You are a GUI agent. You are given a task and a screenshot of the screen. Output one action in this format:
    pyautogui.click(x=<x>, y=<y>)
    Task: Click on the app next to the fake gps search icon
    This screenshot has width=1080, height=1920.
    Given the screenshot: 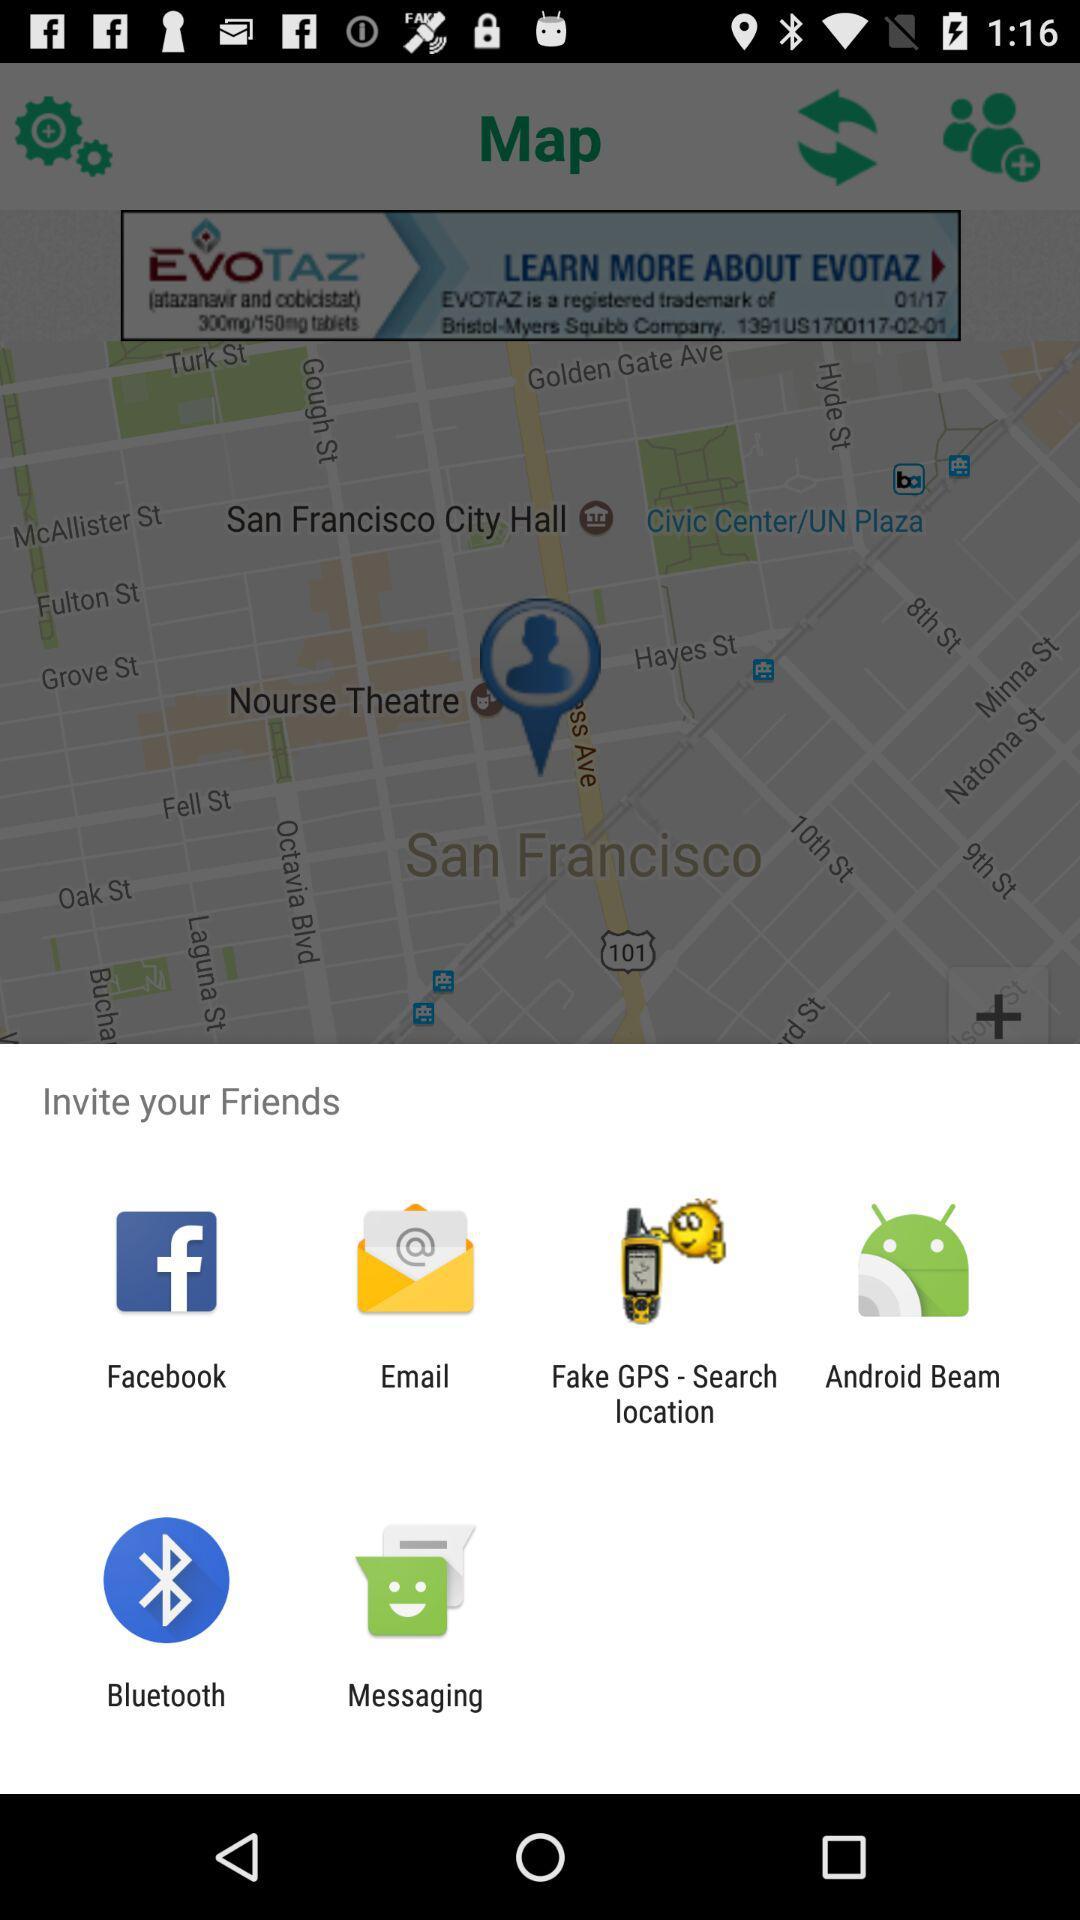 What is the action you would take?
    pyautogui.click(x=913, y=1392)
    